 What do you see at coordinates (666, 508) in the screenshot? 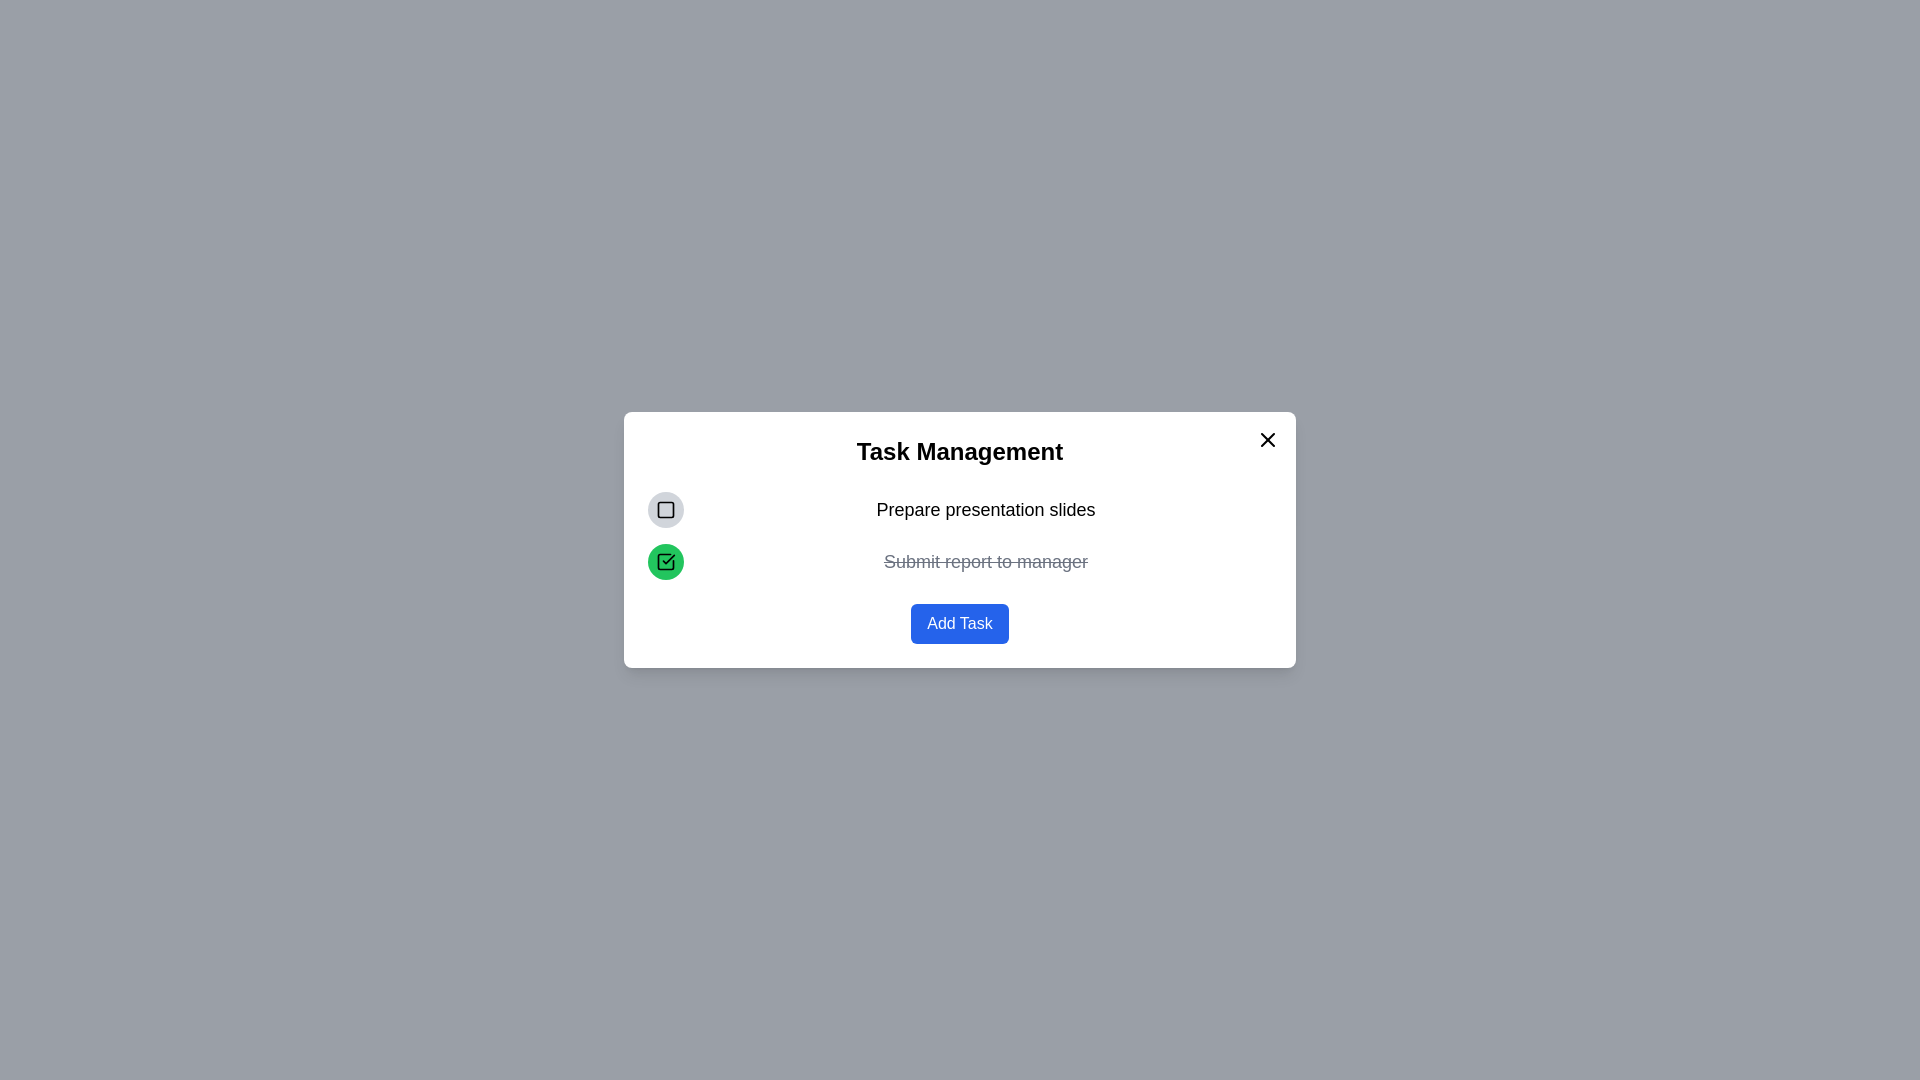
I see `the upper square icon located to the left of the modal content, serving as a visual indicator or action button` at bounding box center [666, 508].